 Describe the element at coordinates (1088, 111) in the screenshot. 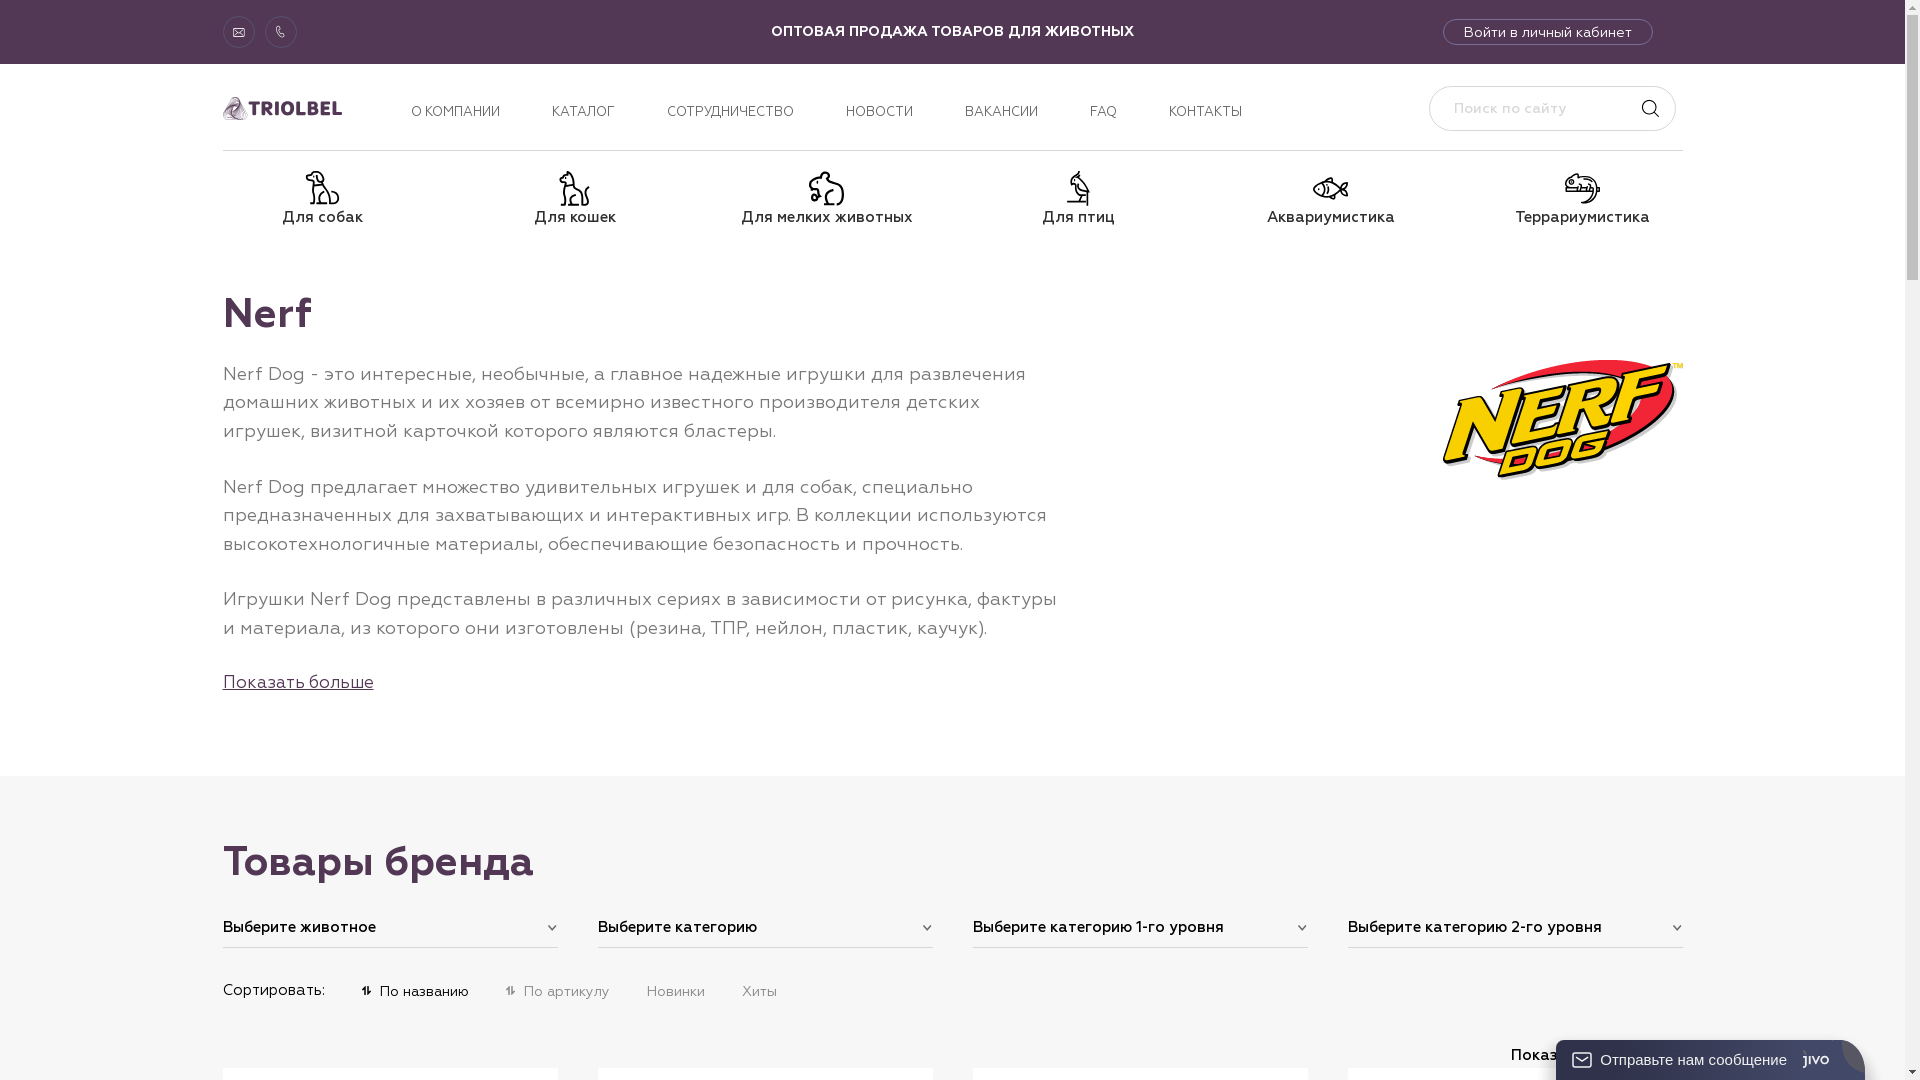

I see `'FAQ'` at that location.